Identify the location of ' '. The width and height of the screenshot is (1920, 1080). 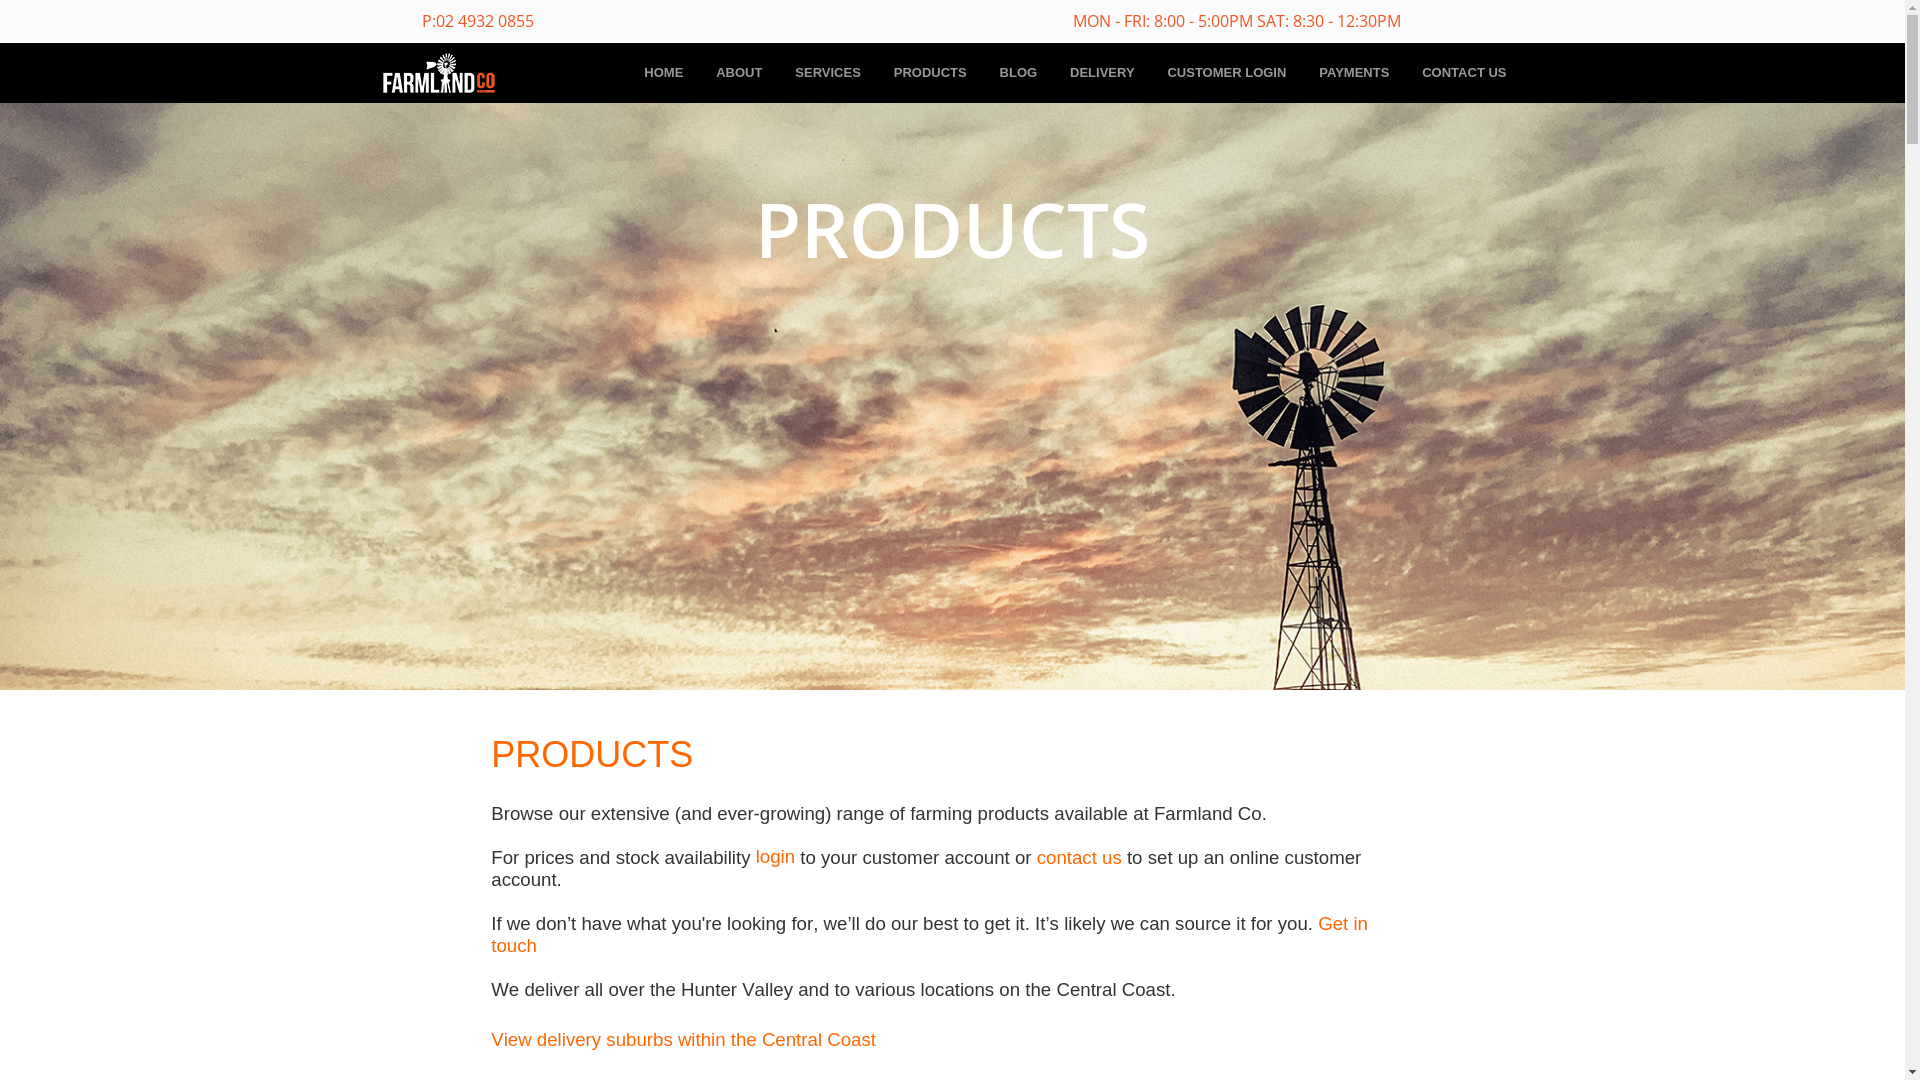
(1313, 922).